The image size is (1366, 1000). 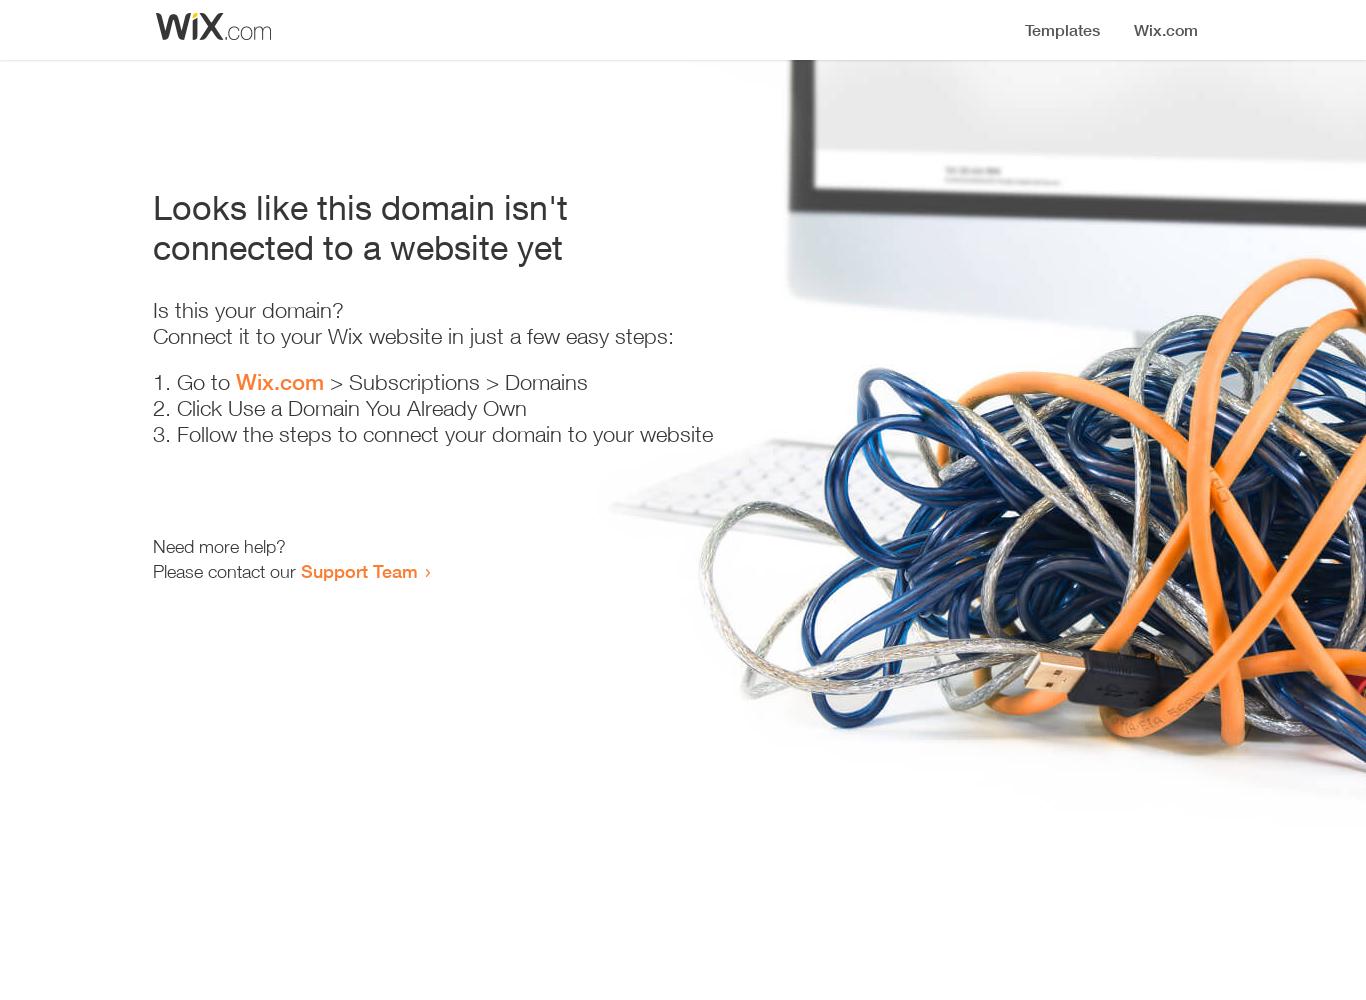 I want to click on 'Connect it to your Wix website in just a few easy steps:', so click(x=412, y=335).